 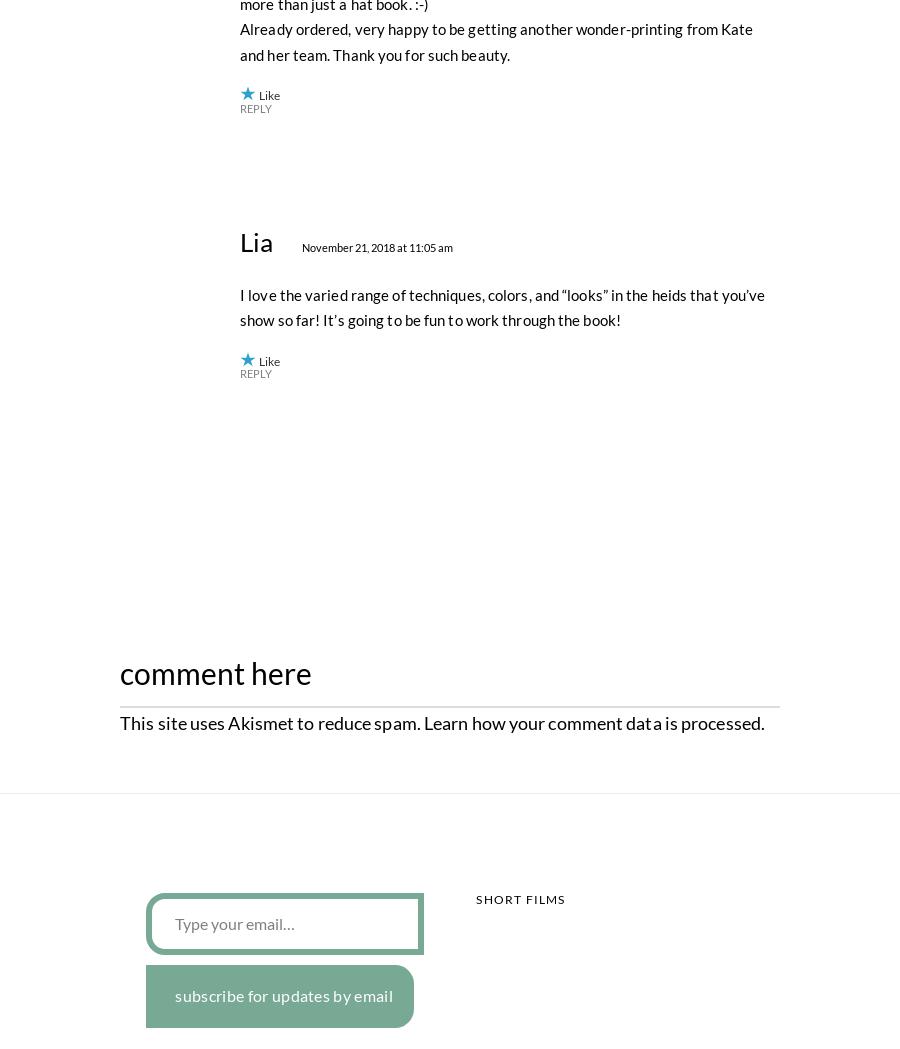 What do you see at coordinates (325, 369) in the screenshot?
I see `'November 21, 2018 at 12:15 pm'` at bounding box center [325, 369].